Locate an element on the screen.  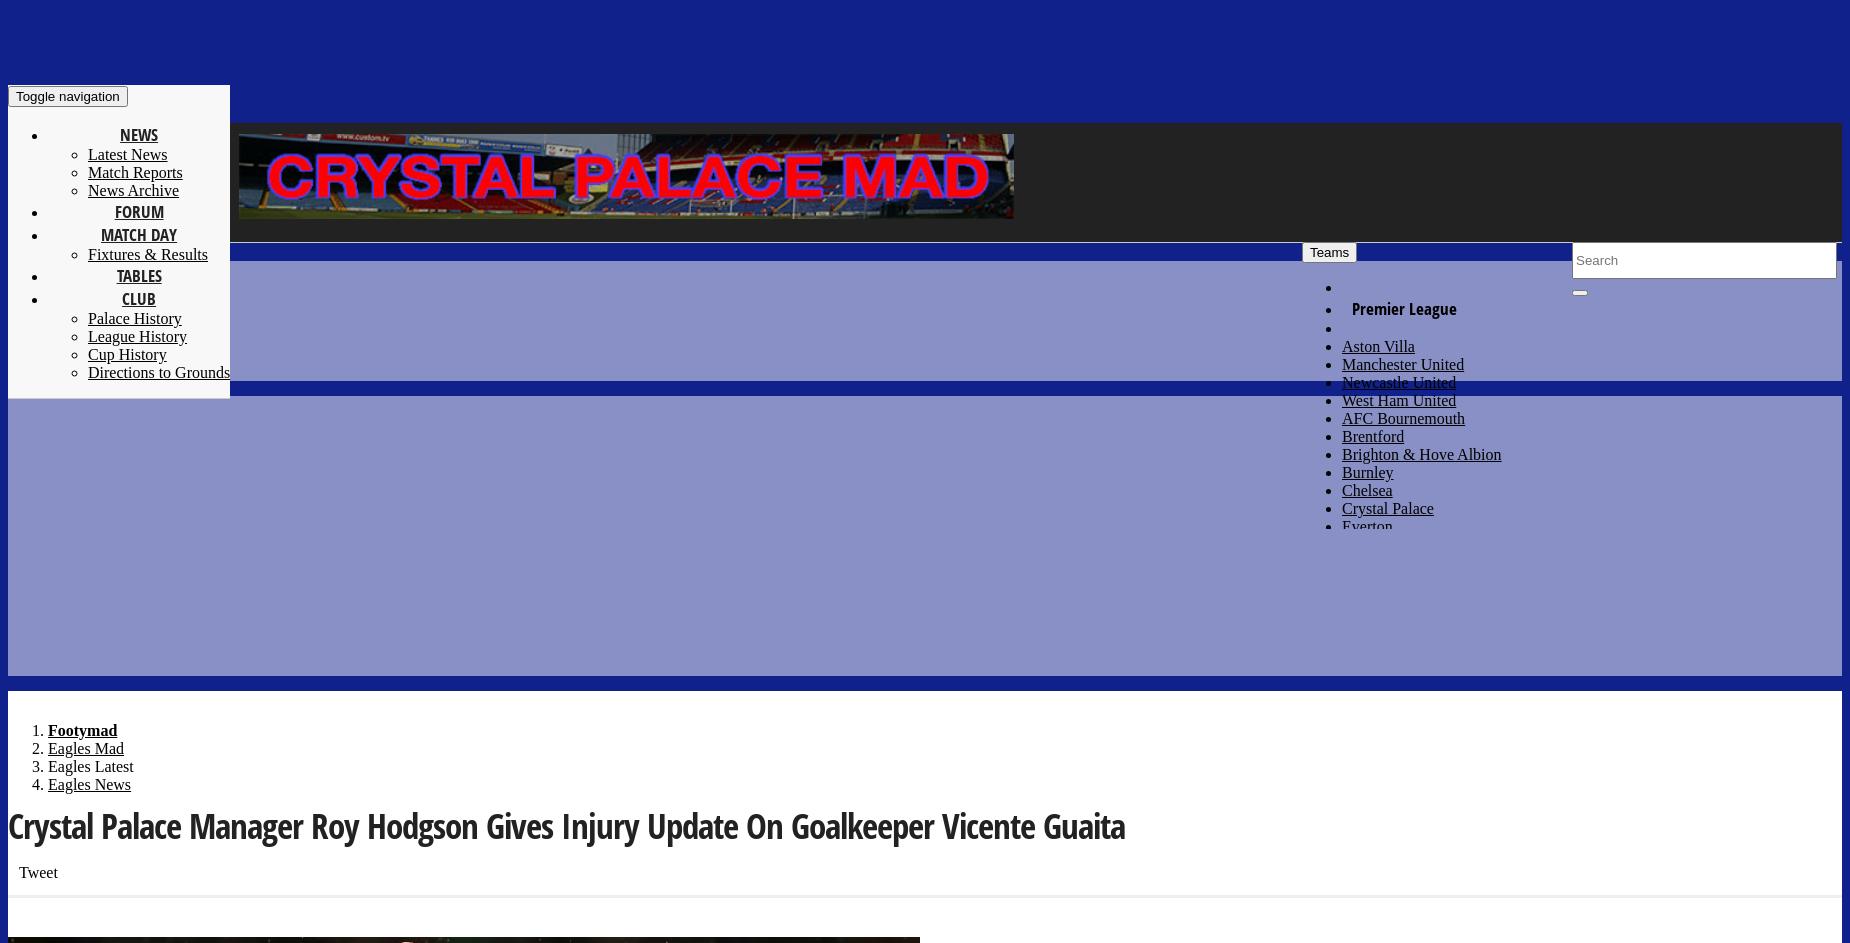
'Premier League News' is located at coordinates (1591, 77).